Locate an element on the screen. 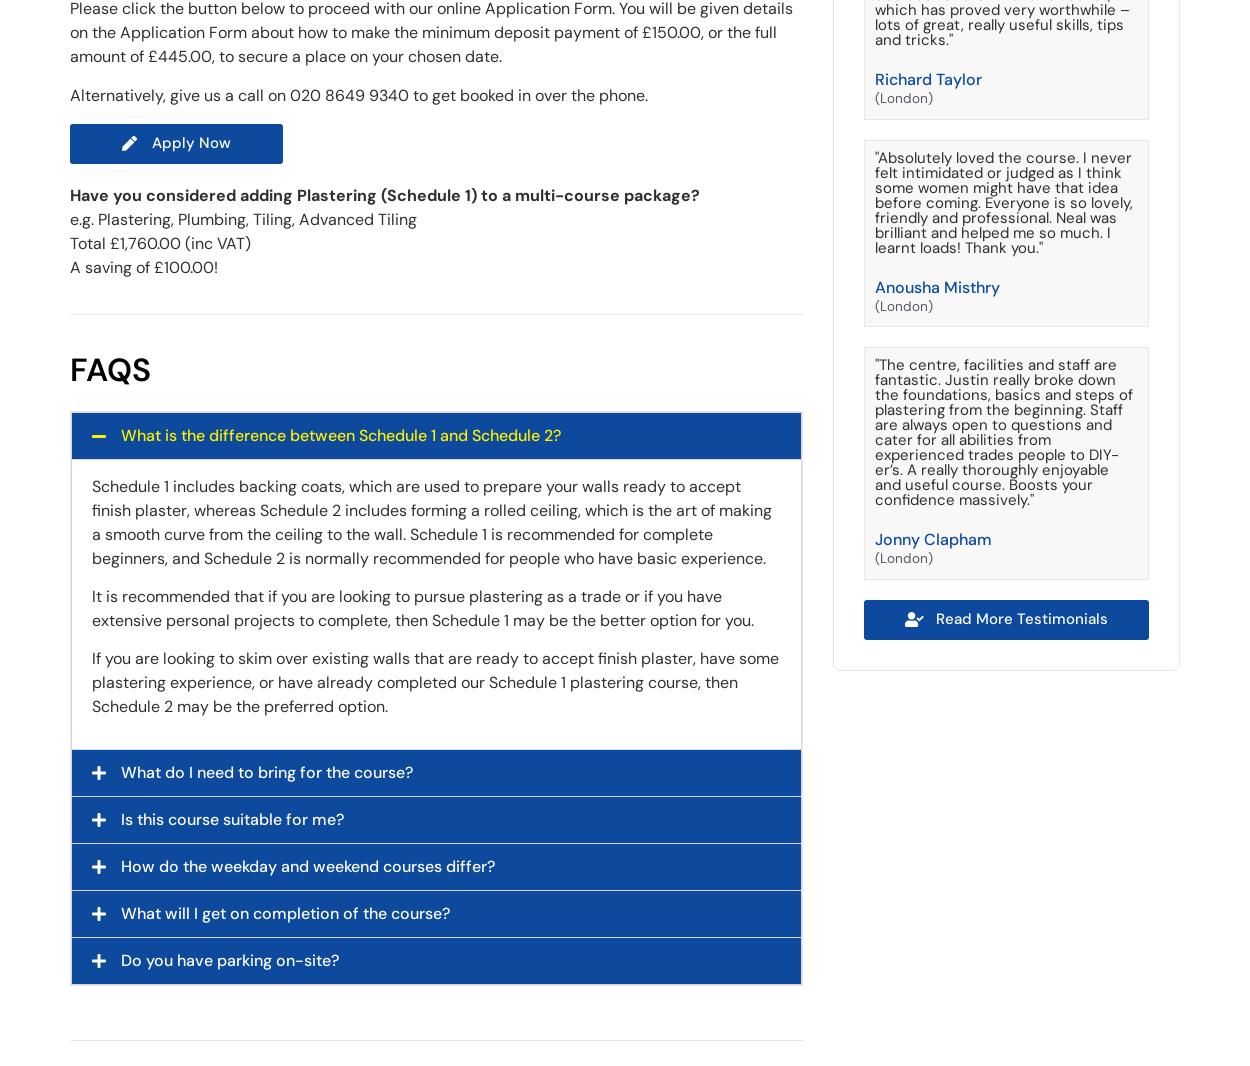 Image resolution: width=1250 pixels, height=1066 pixels. 'Is this course suitable for me?' is located at coordinates (231, 818).